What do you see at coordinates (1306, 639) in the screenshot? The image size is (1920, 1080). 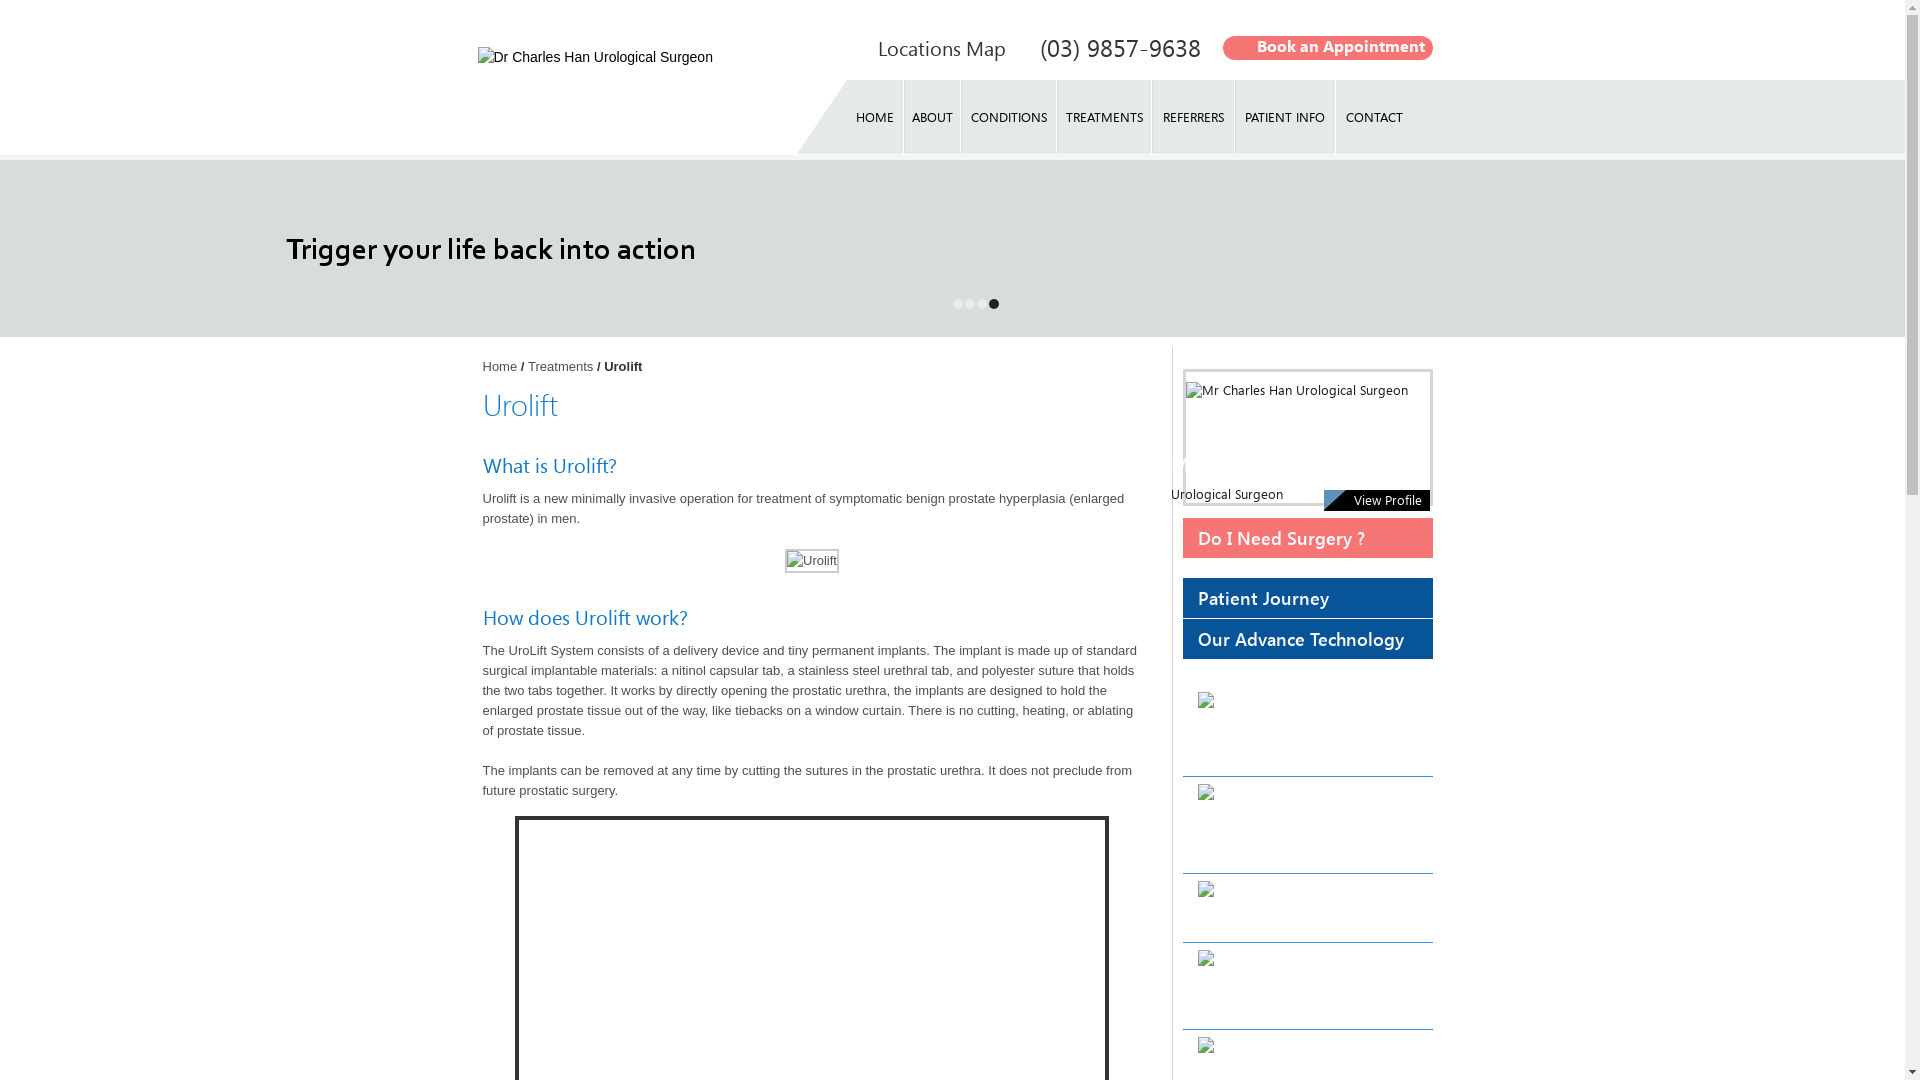 I see `'Our Advance Technology'` at bounding box center [1306, 639].